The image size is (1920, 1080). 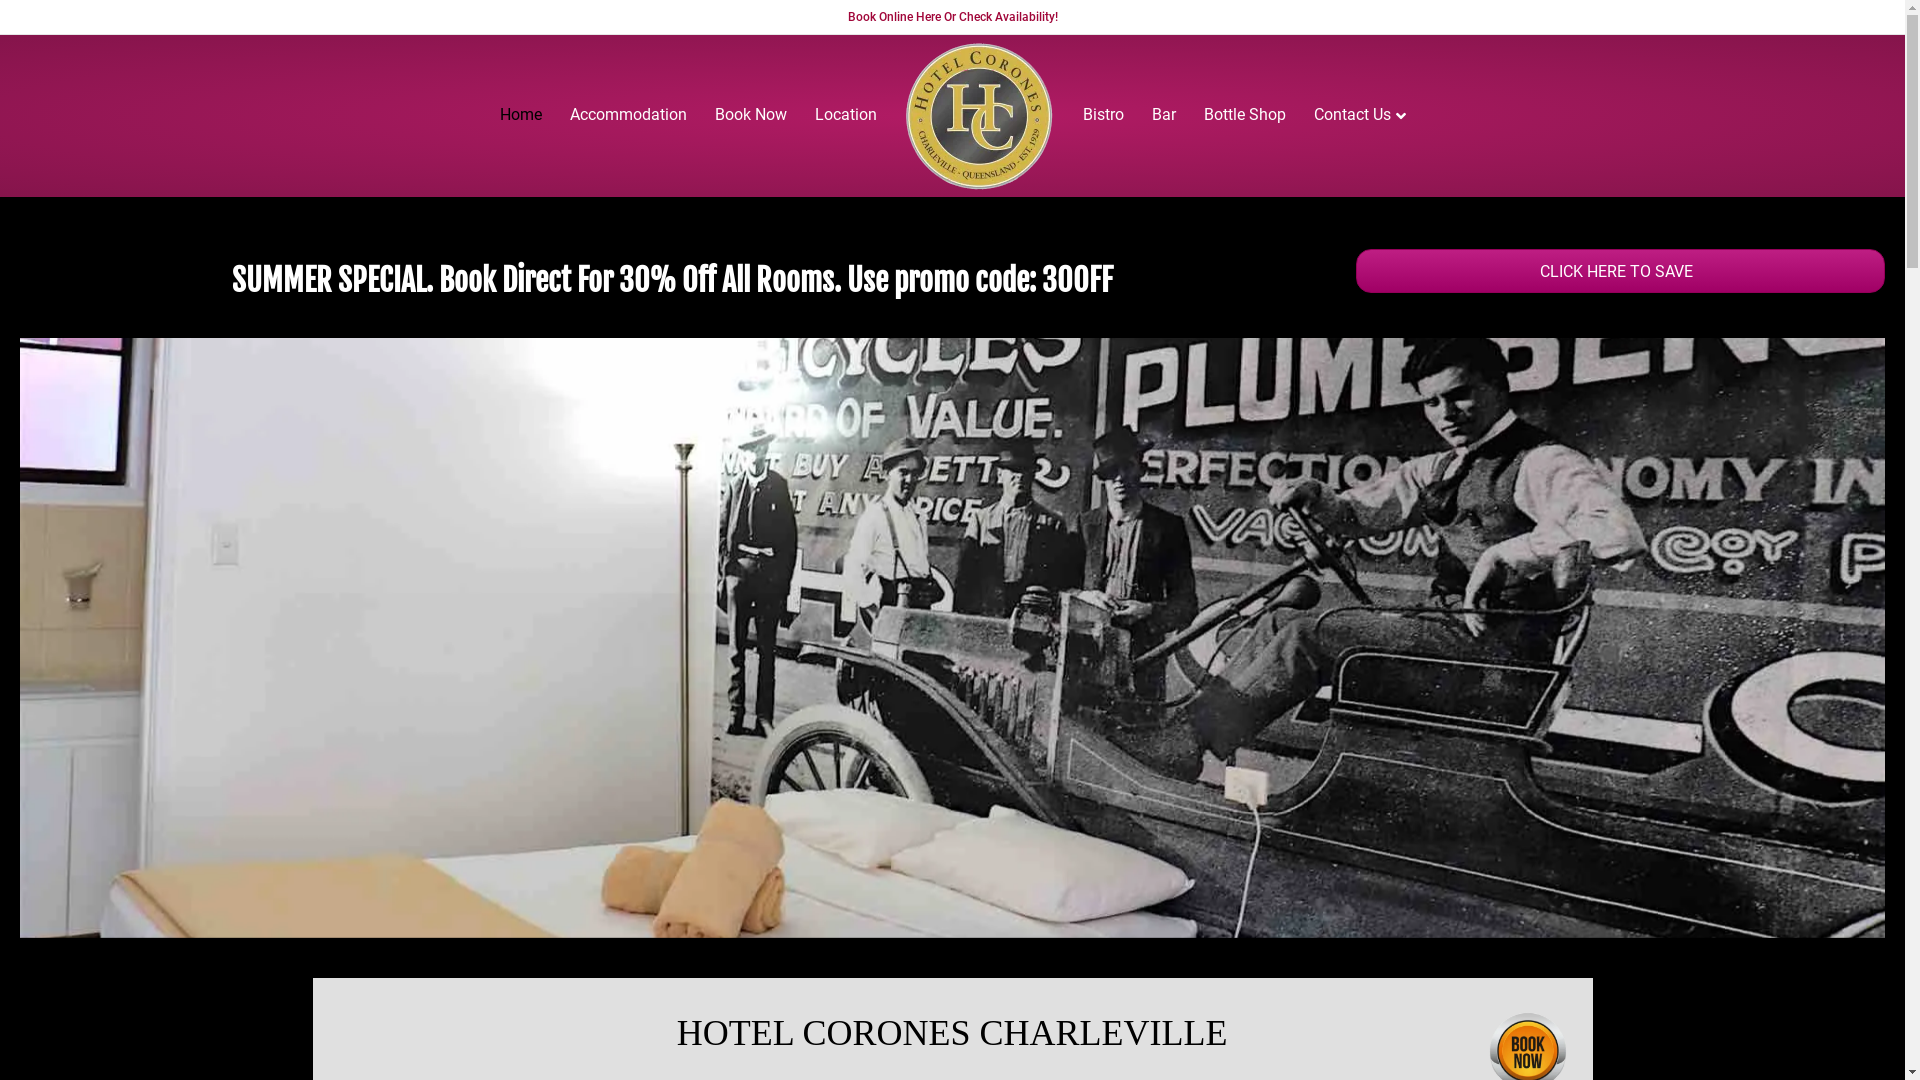 What do you see at coordinates (627, 115) in the screenshot?
I see `'Accommodation'` at bounding box center [627, 115].